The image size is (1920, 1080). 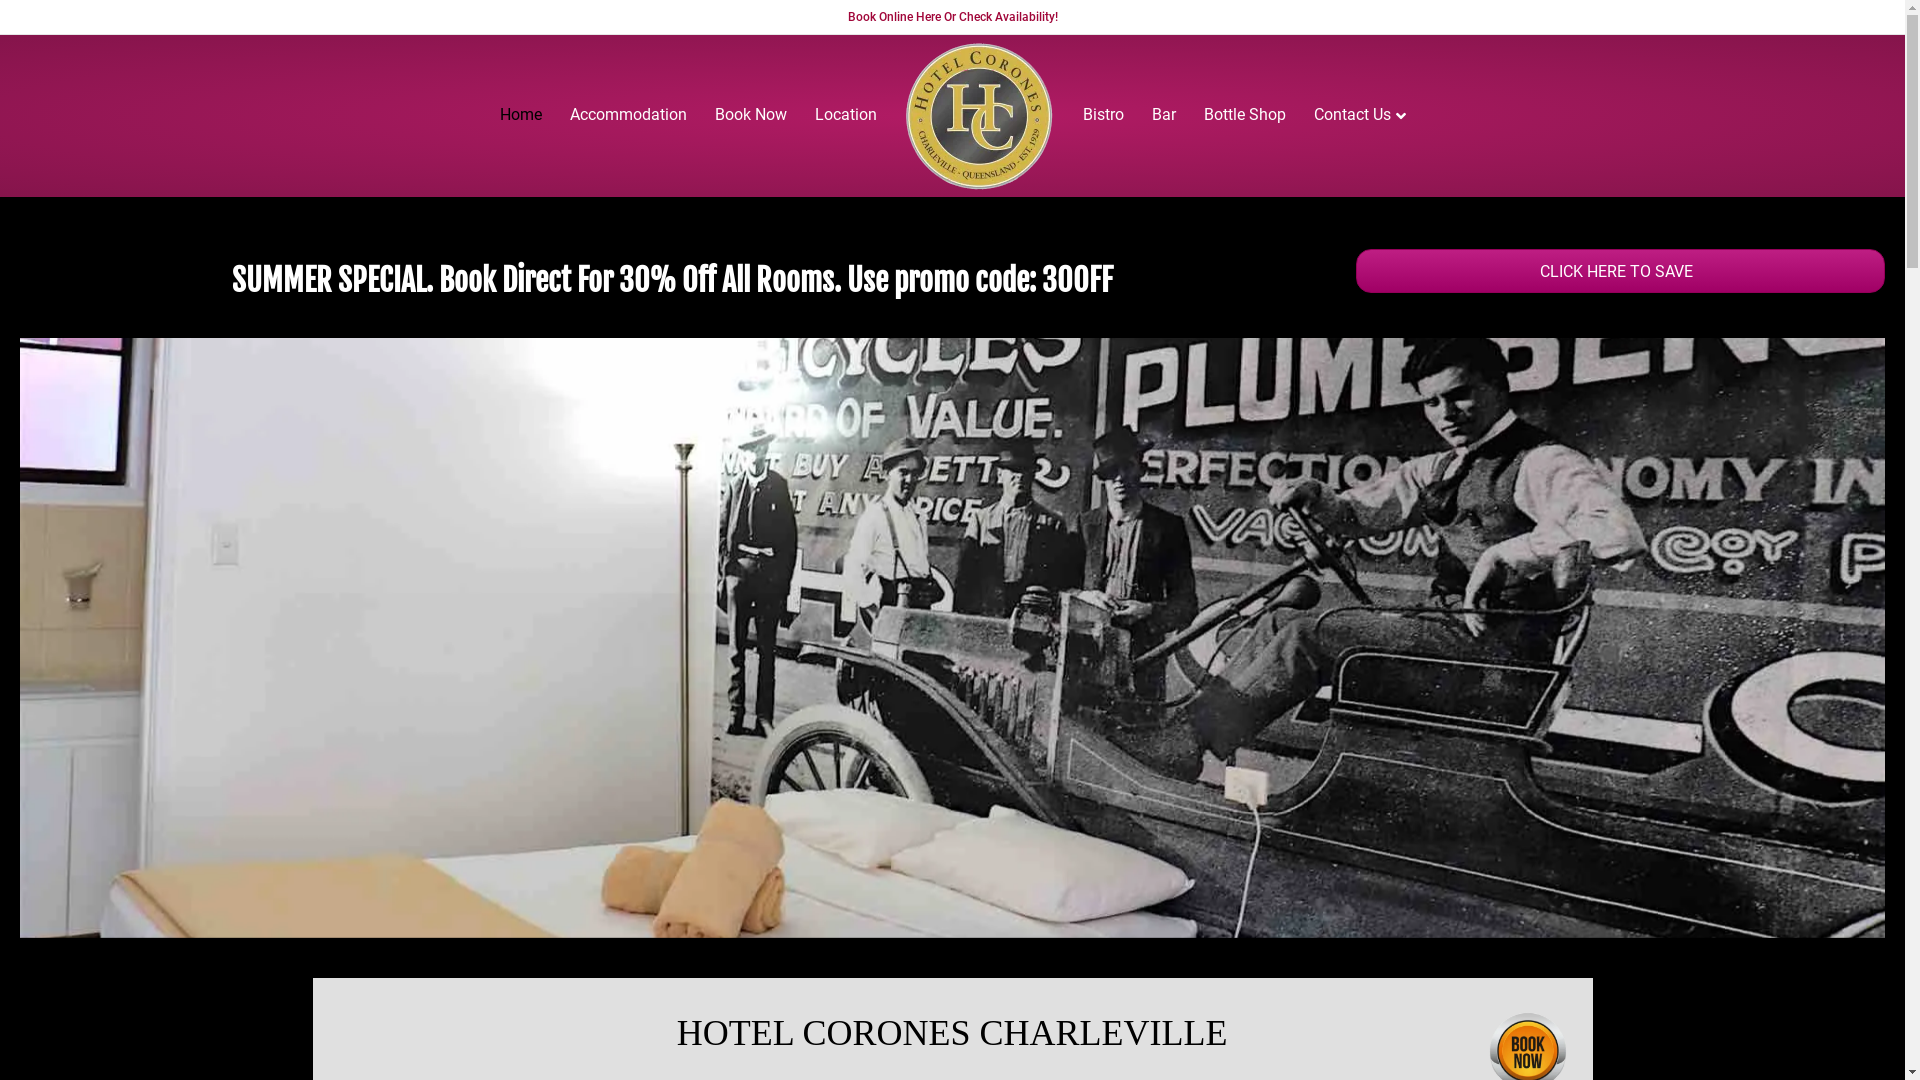 What do you see at coordinates (627, 115) in the screenshot?
I see `'Accommodation'` at bounding box center [627, 115].